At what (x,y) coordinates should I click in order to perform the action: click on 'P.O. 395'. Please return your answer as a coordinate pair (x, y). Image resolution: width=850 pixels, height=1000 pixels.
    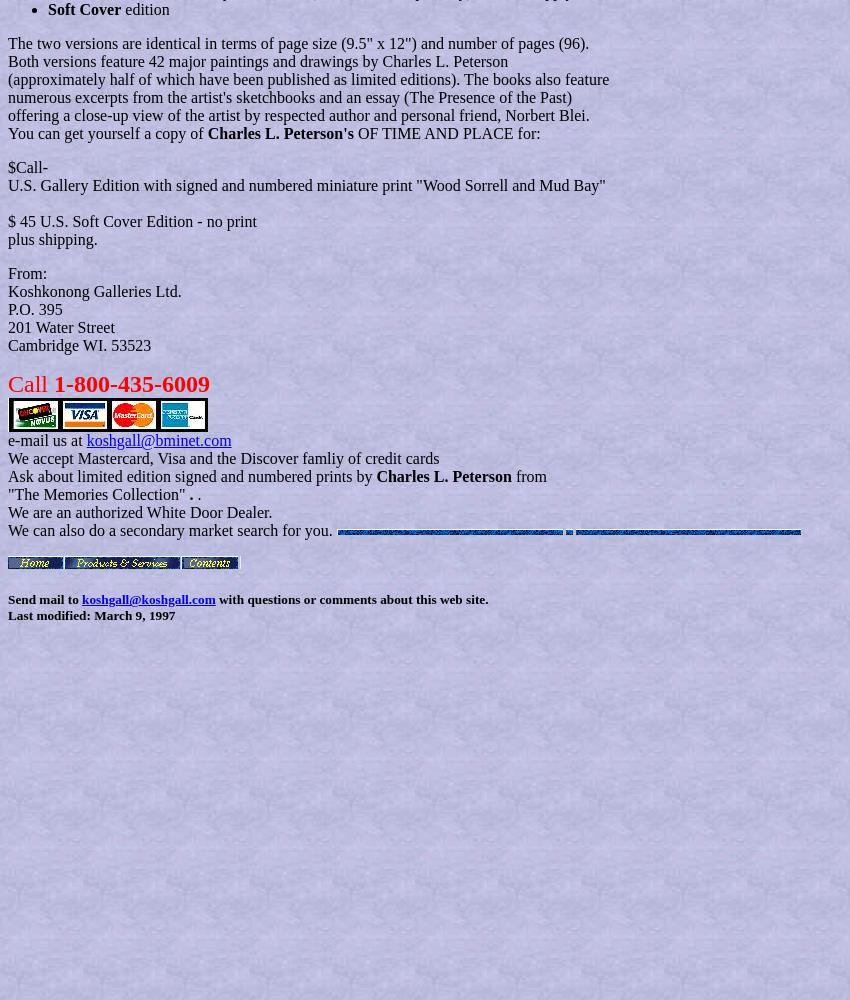
    Looking at the image, I should click on (34, 309).